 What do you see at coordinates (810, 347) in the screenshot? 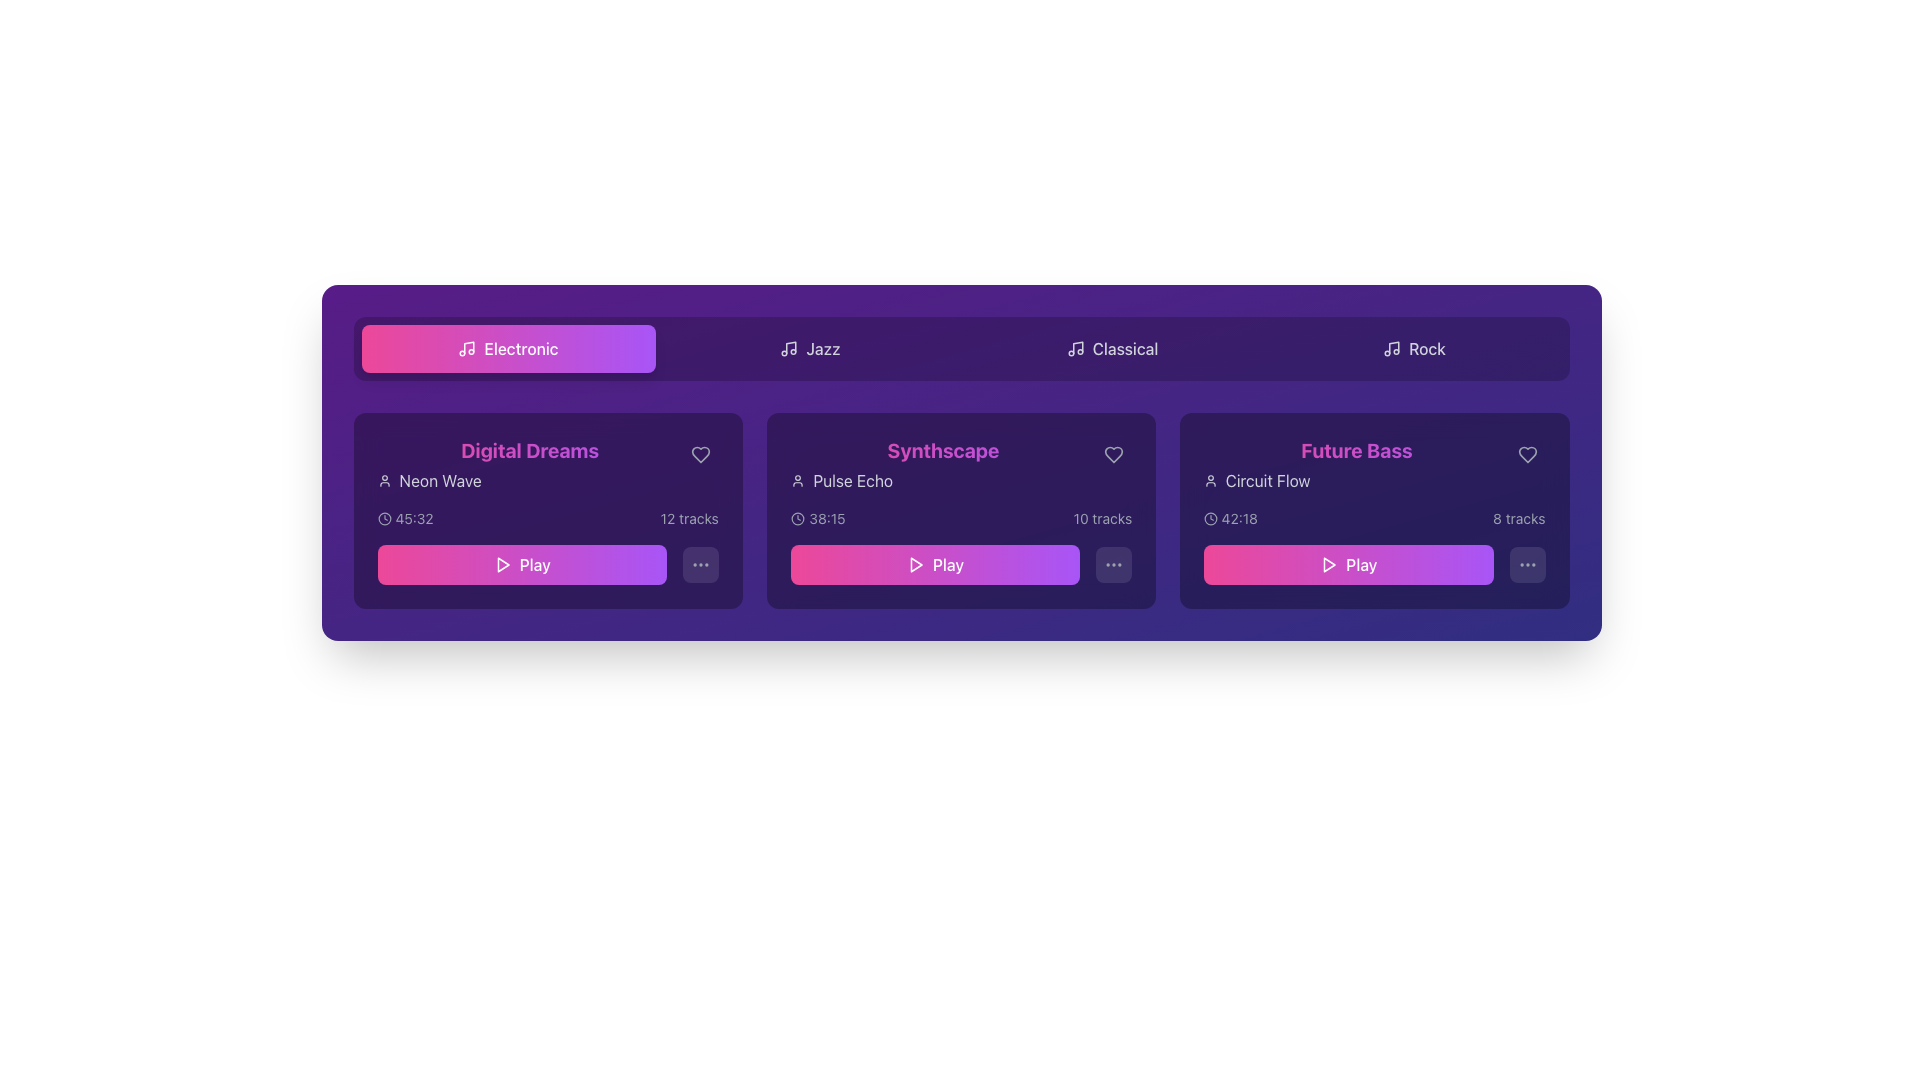
I see `the button in the navigation bar that selects the 'Jazz' category, located between the 'Electronic' and 'Classical' buttons` at bounding box center [810, 347].